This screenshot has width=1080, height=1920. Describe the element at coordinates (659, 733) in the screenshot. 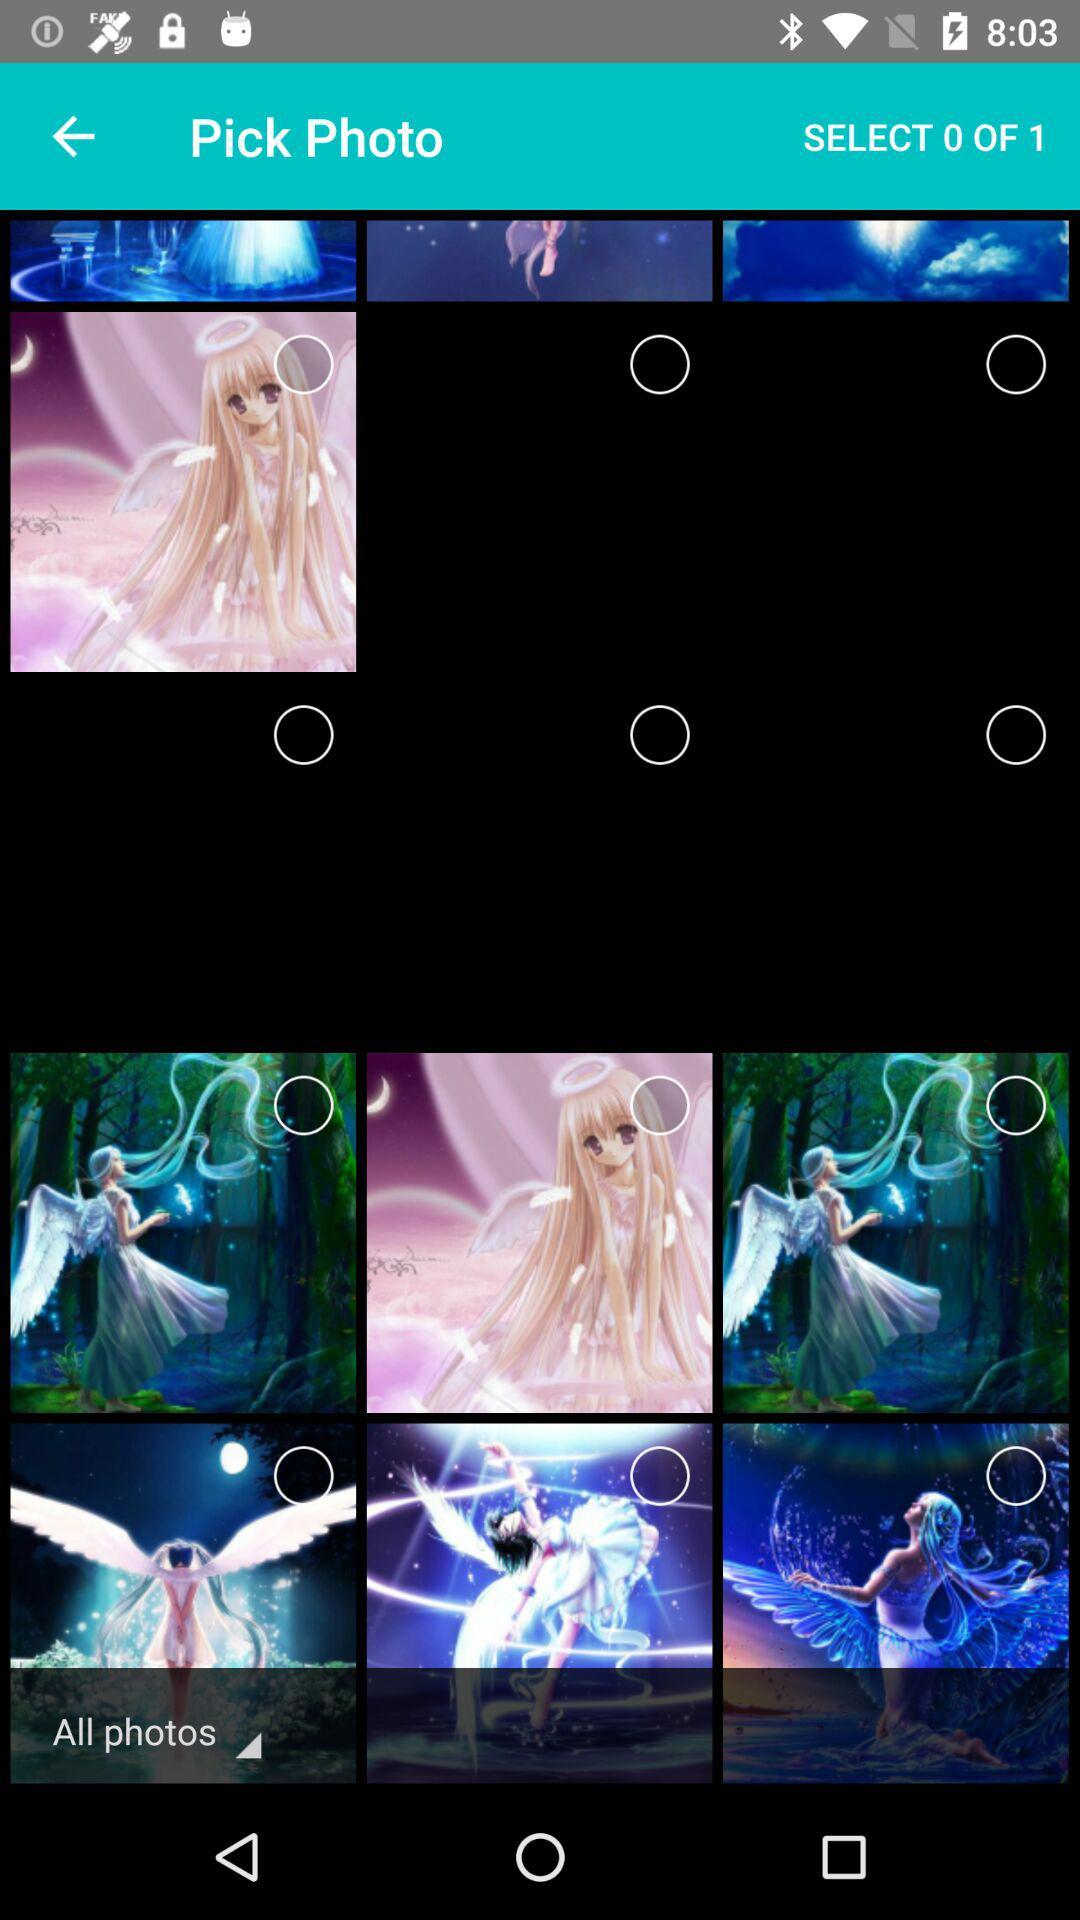

I see `option` at that location.